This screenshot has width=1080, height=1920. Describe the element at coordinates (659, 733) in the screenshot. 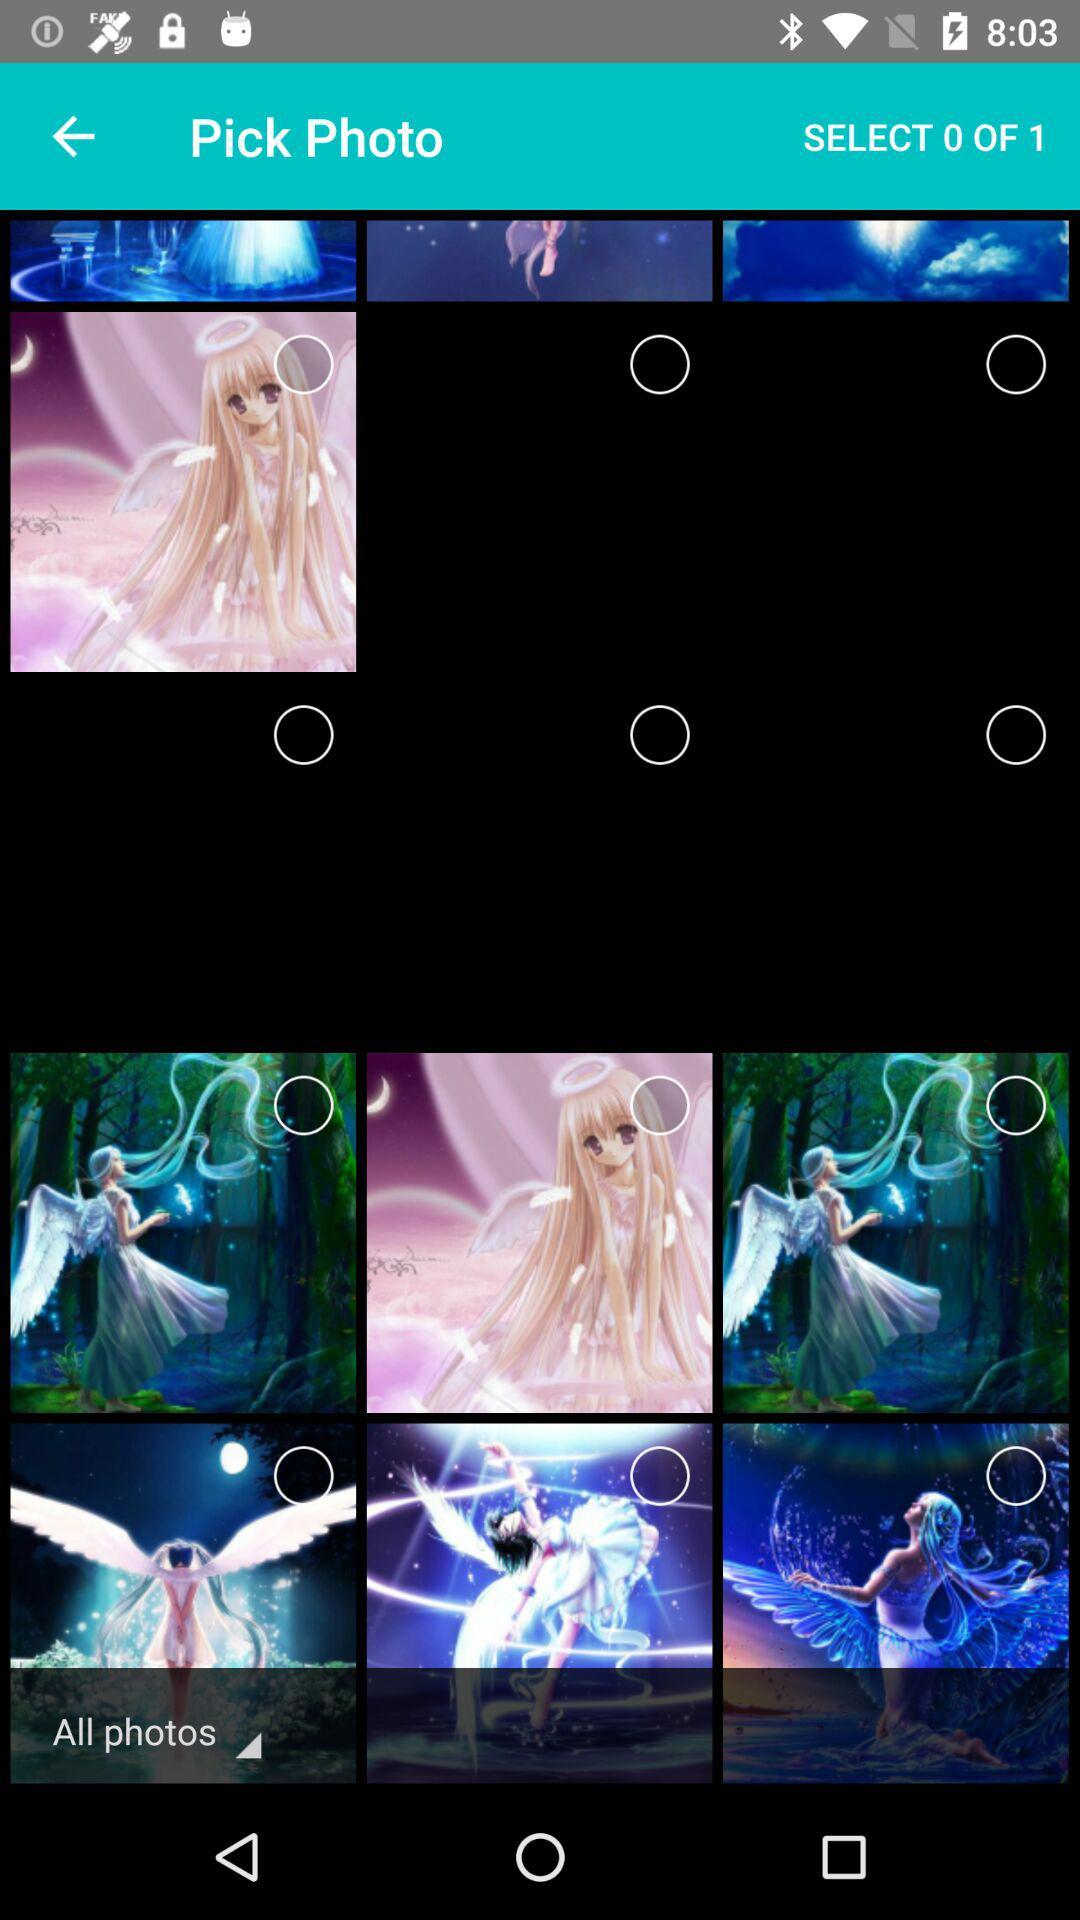

I see `option` at that location.